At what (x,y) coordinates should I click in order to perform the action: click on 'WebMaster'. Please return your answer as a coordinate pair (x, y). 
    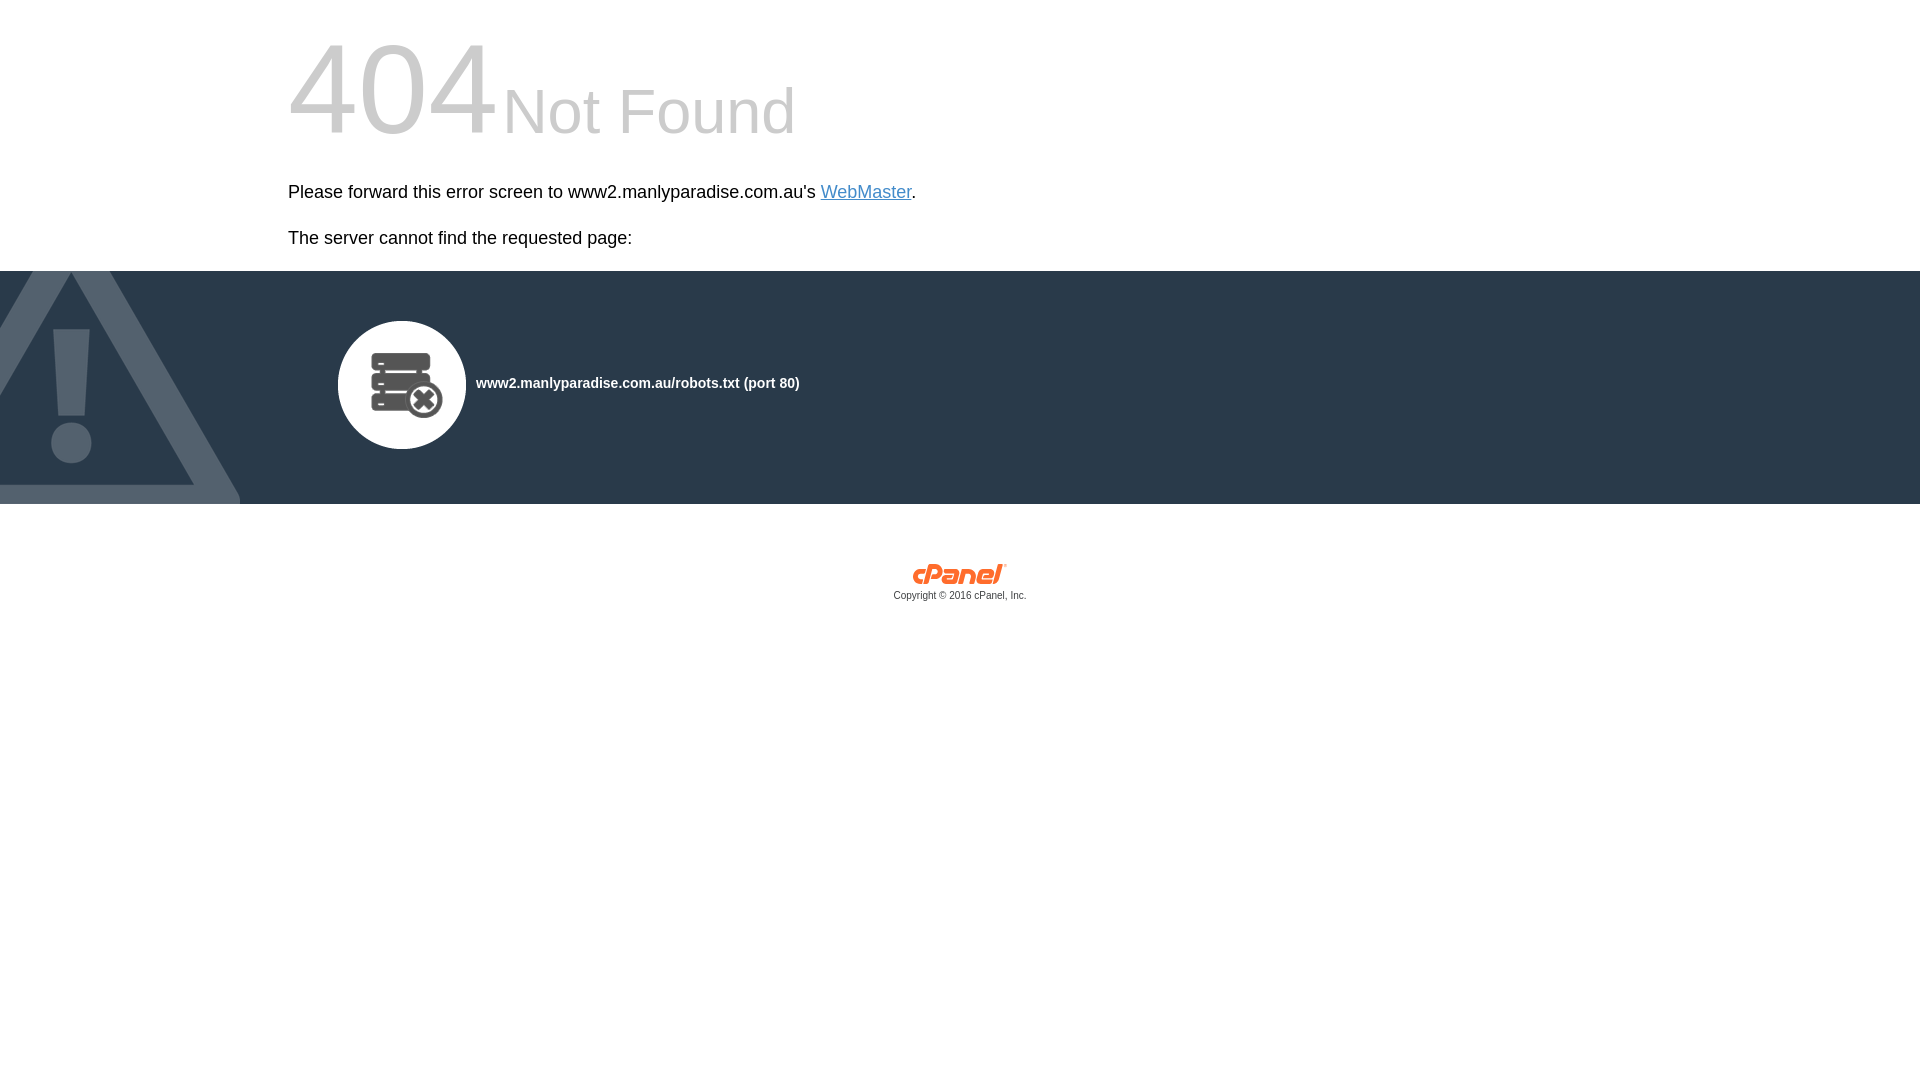
    Looking at the image, I should click on (820, 192).